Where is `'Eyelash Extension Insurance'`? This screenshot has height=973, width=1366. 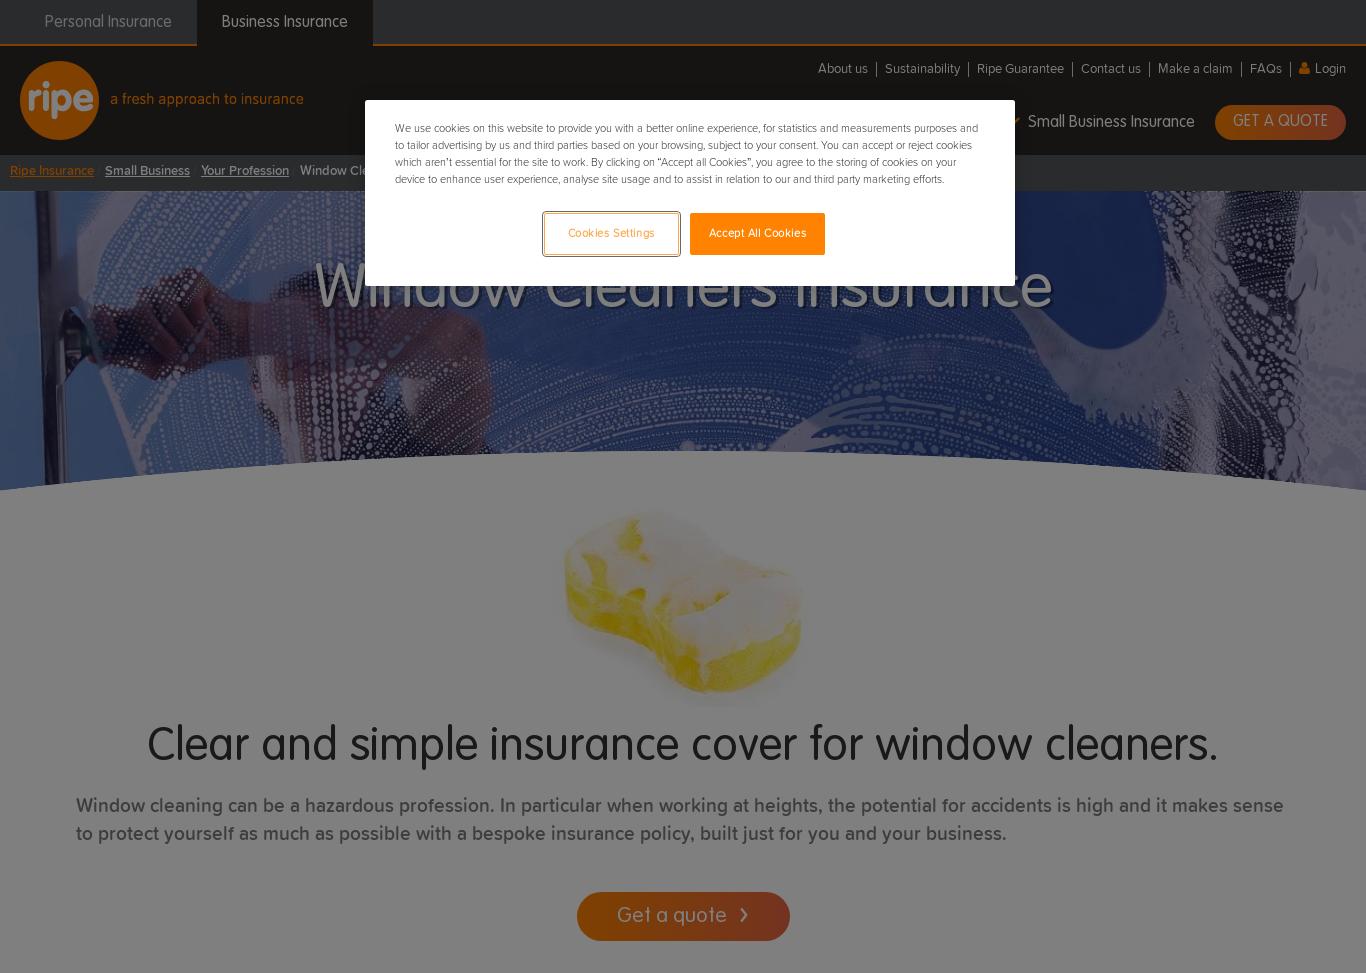 'Eyelash Extension Insurance' is located at coordinates (129, 342).